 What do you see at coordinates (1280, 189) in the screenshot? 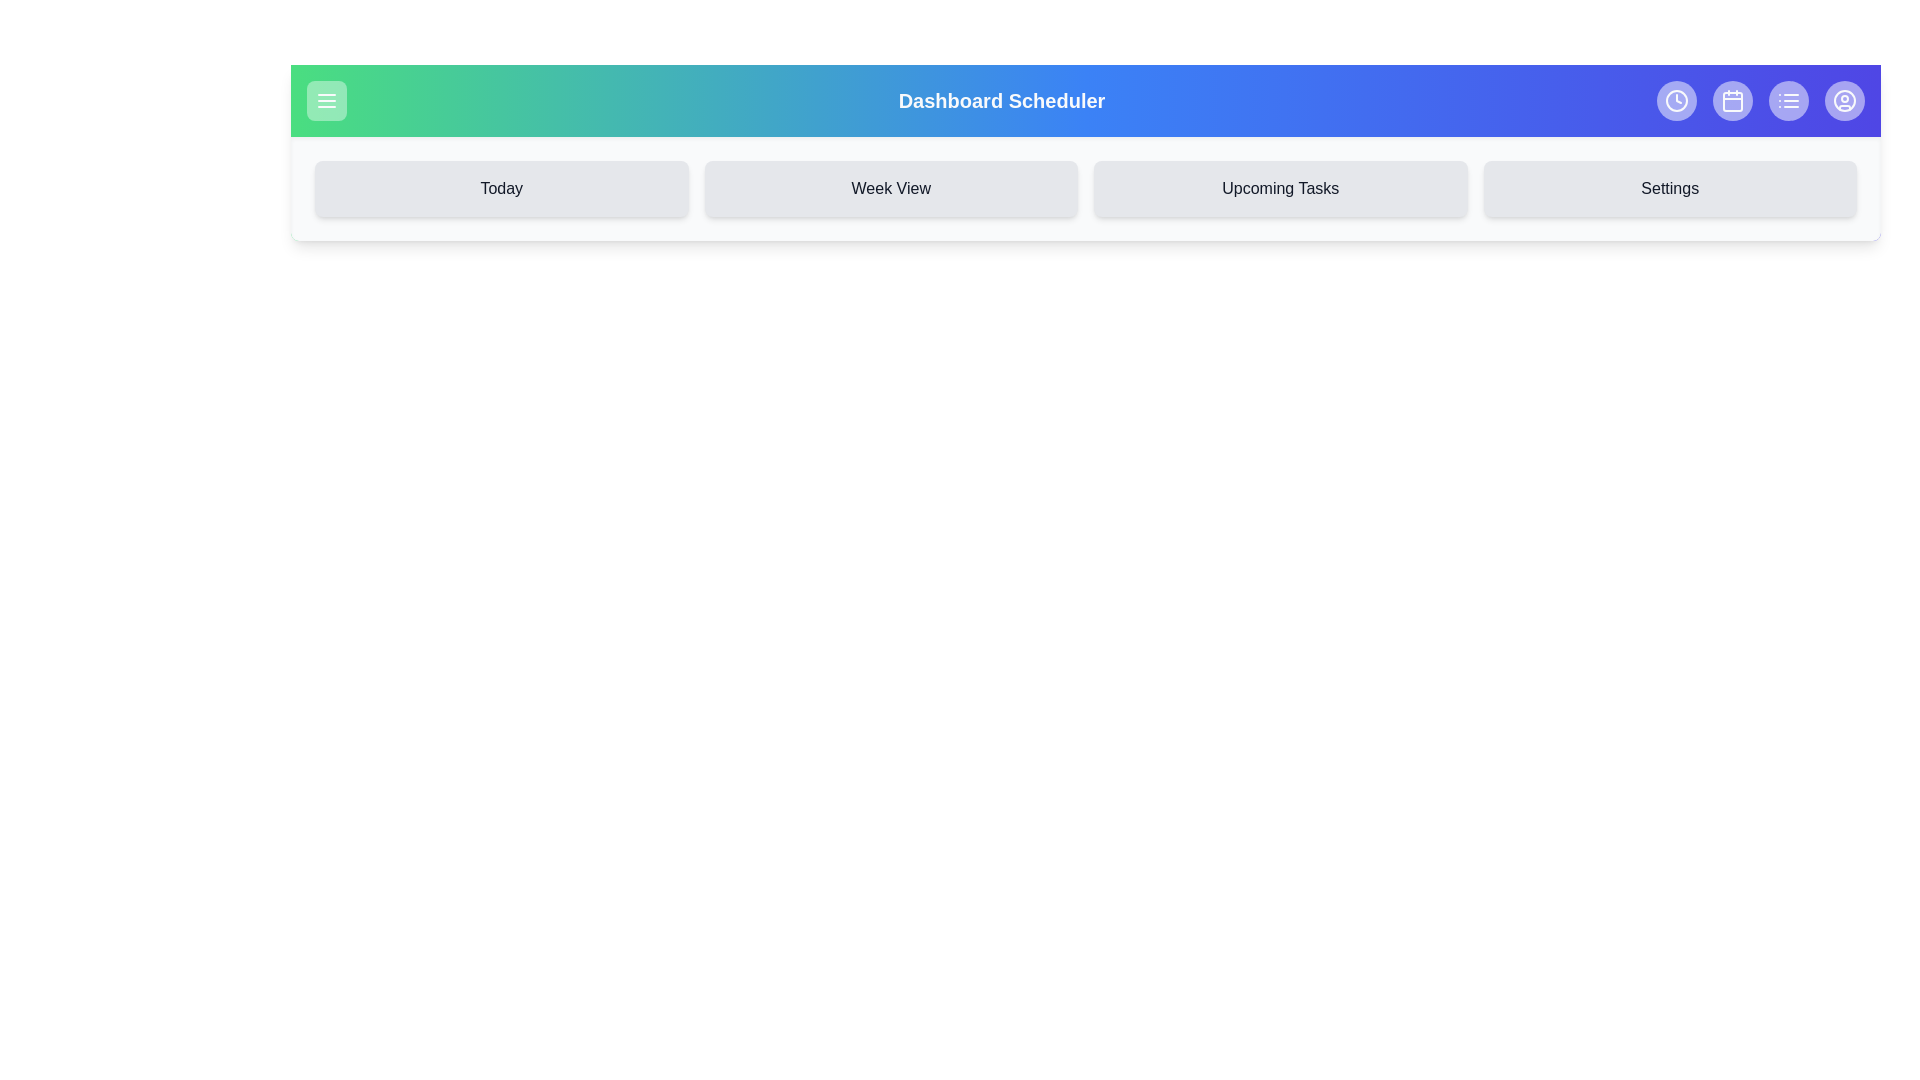
I see `the navigation button labeled Upcoming Tasks` at bounding box center [1280, 189].